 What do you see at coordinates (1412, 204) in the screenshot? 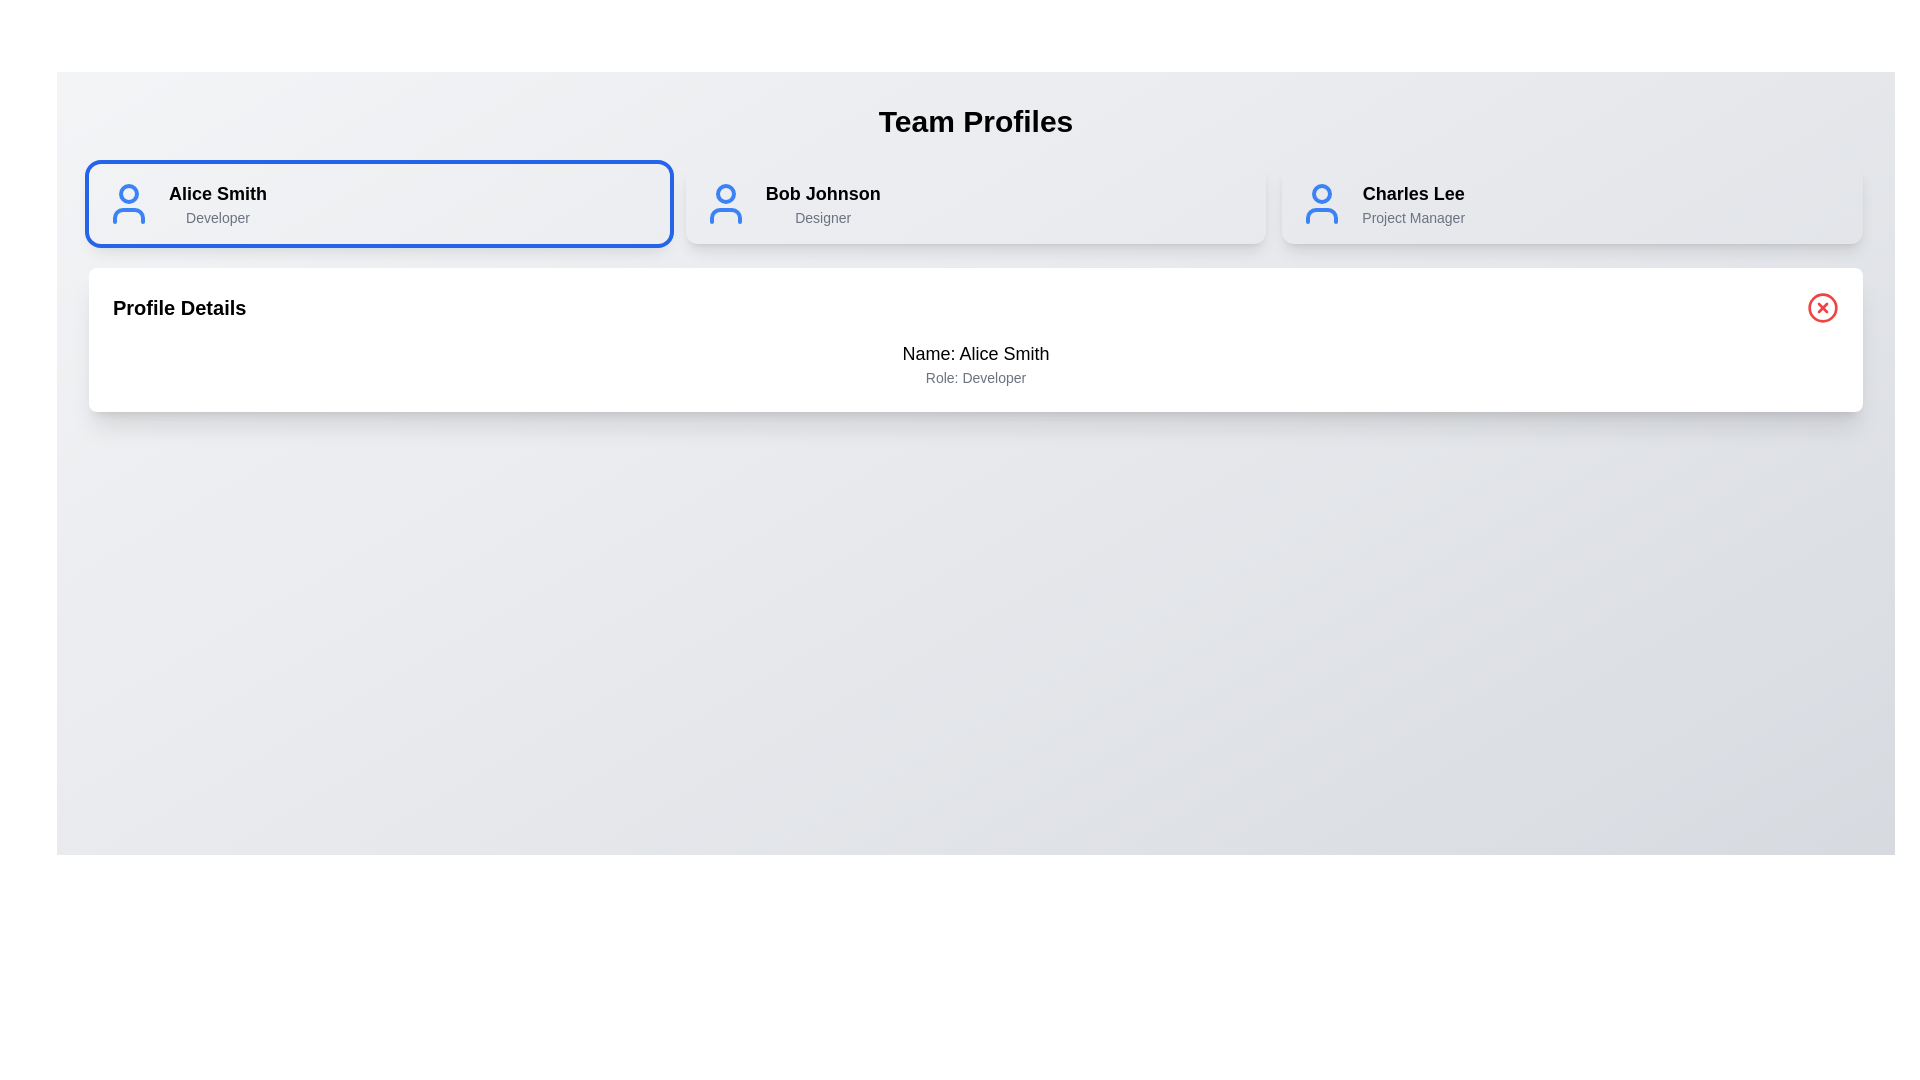
I see `displayed information from the Text label showing 'Charles Lee' in bold and 'Project Manager' in smaller font, positioned on the rightmost side of the user profile components under 'Team Profiles'` at bounding box center [1412, 204].